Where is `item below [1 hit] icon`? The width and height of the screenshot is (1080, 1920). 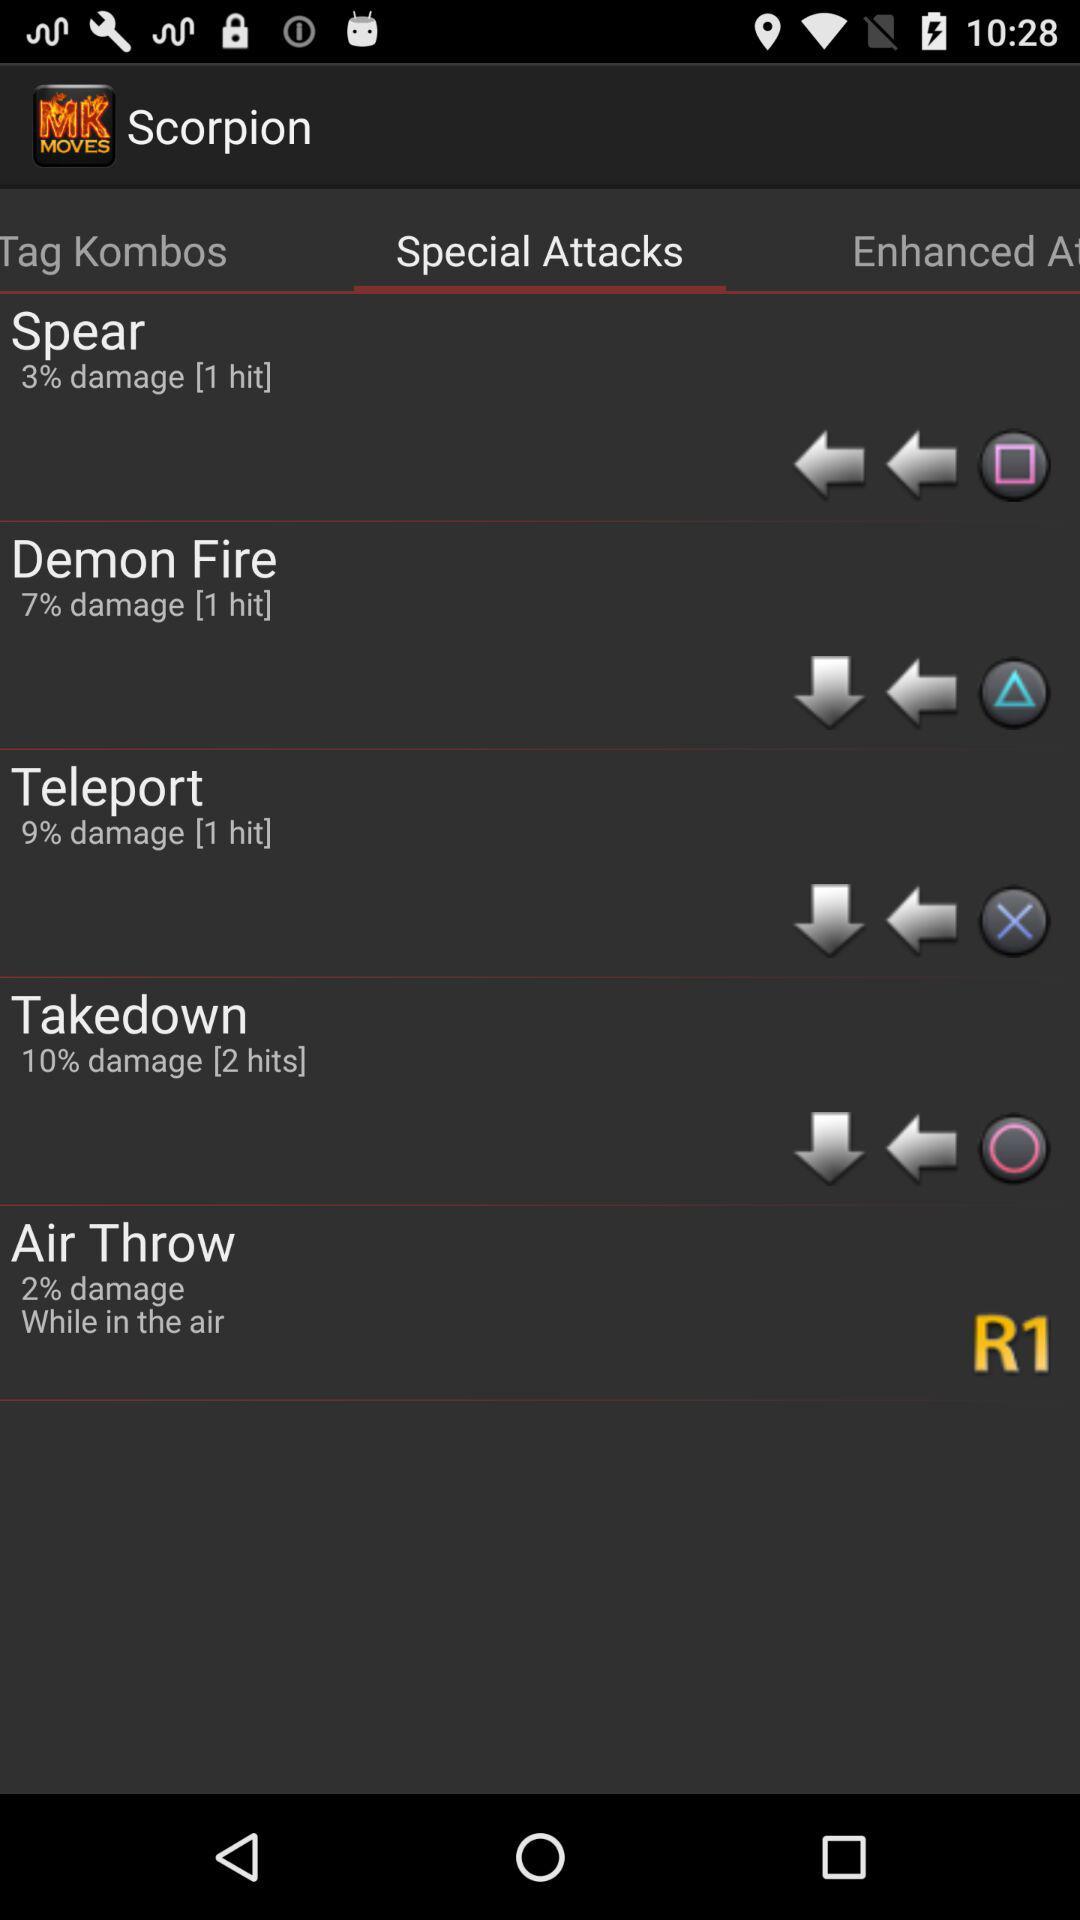
item below [1 hit] icon is located at coordinates (258, 1058).